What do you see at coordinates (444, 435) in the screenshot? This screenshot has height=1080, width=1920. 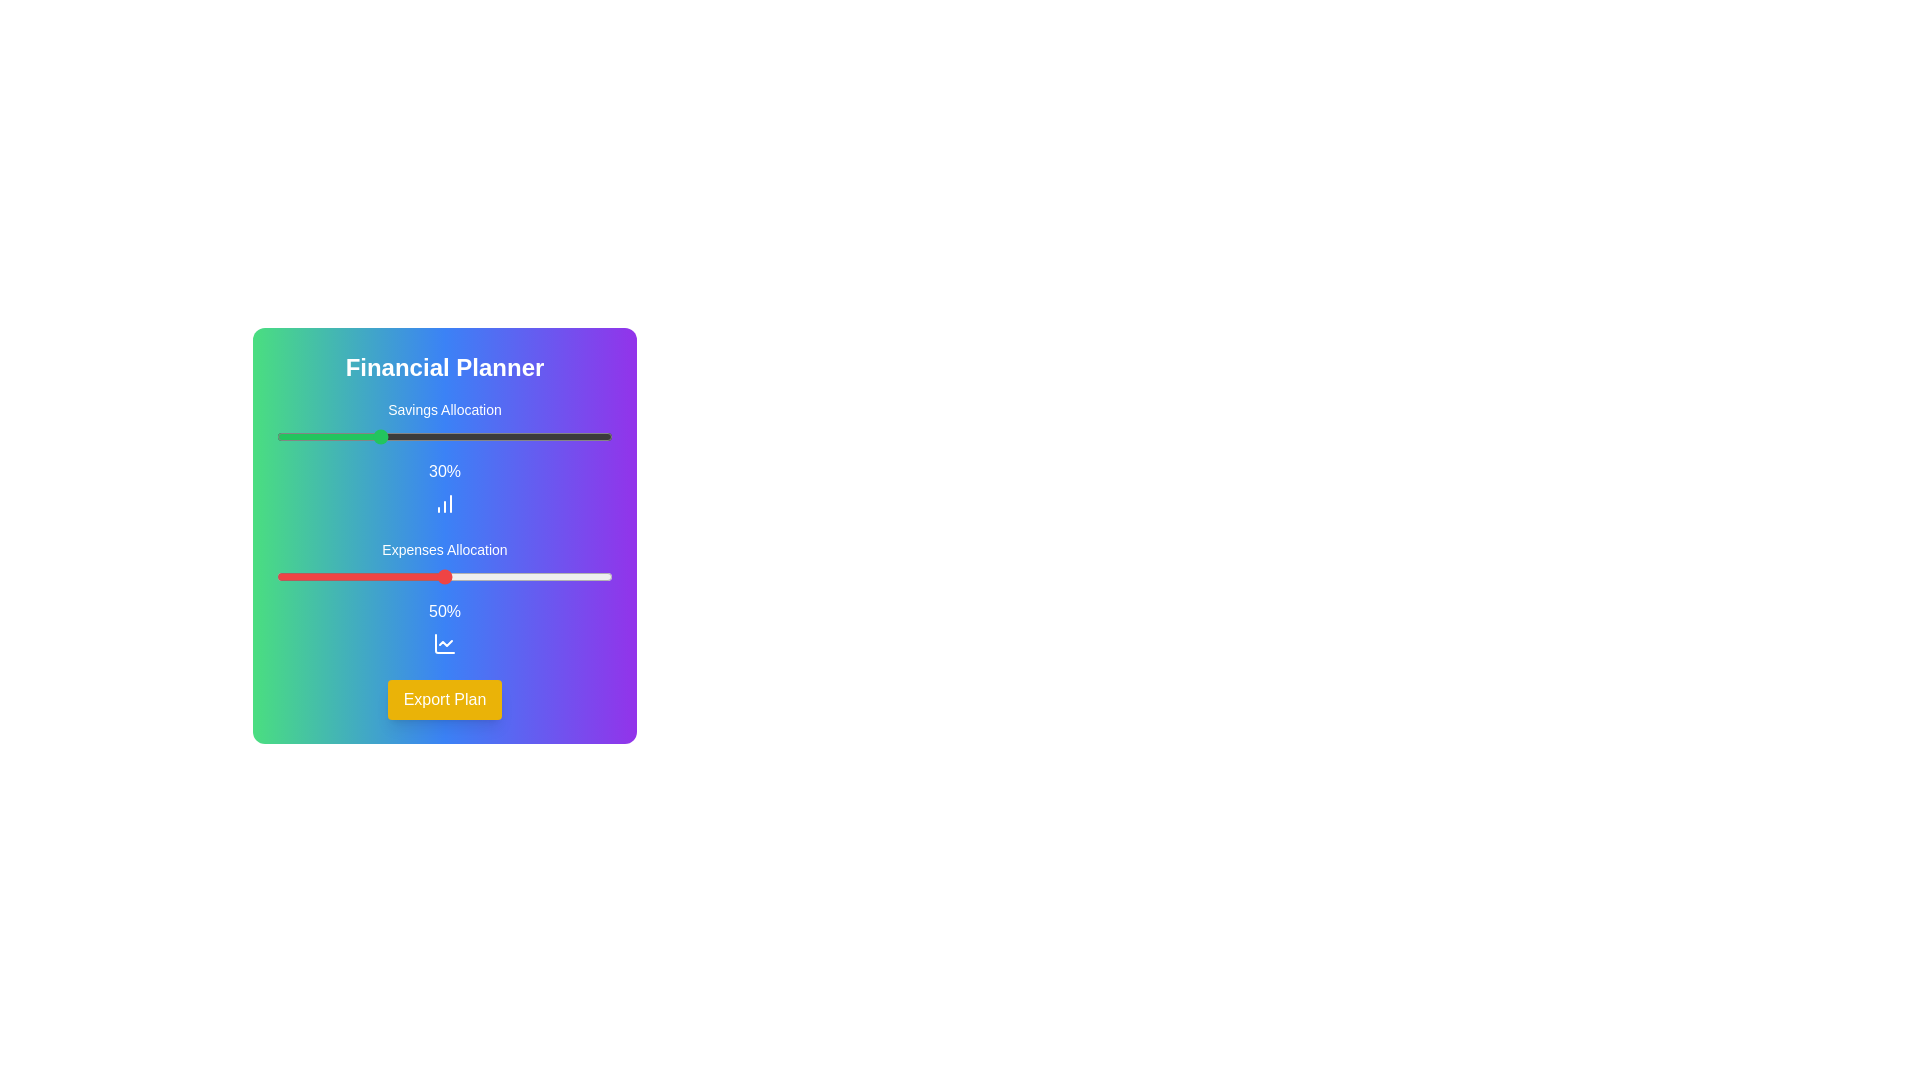 I see `the range slider for adjusting the 'Savings Allocation' value, which is positioned between the label 'Savings Allocation' and the percentage label '30%'` at bounding box center [444, 435].